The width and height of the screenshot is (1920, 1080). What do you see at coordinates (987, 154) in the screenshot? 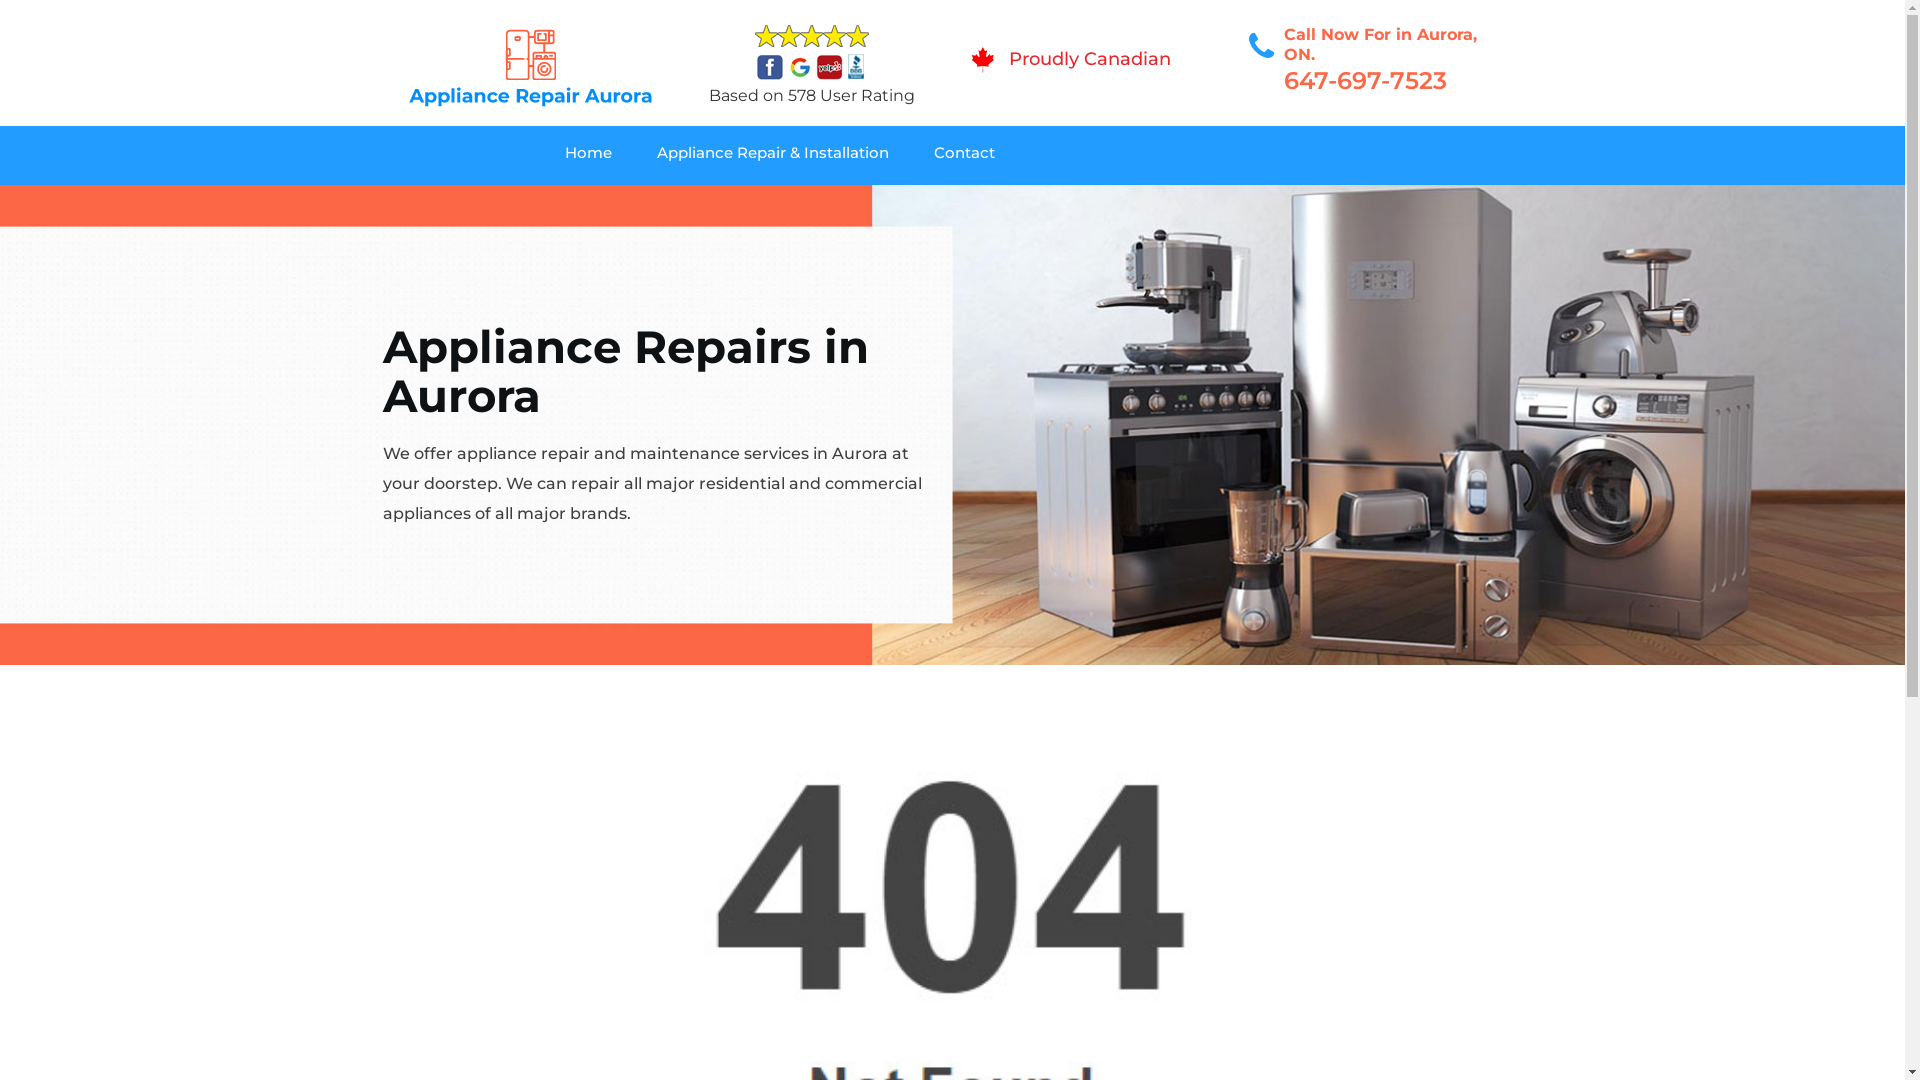
I see `'Contact'` at bounding box center [987, 154].